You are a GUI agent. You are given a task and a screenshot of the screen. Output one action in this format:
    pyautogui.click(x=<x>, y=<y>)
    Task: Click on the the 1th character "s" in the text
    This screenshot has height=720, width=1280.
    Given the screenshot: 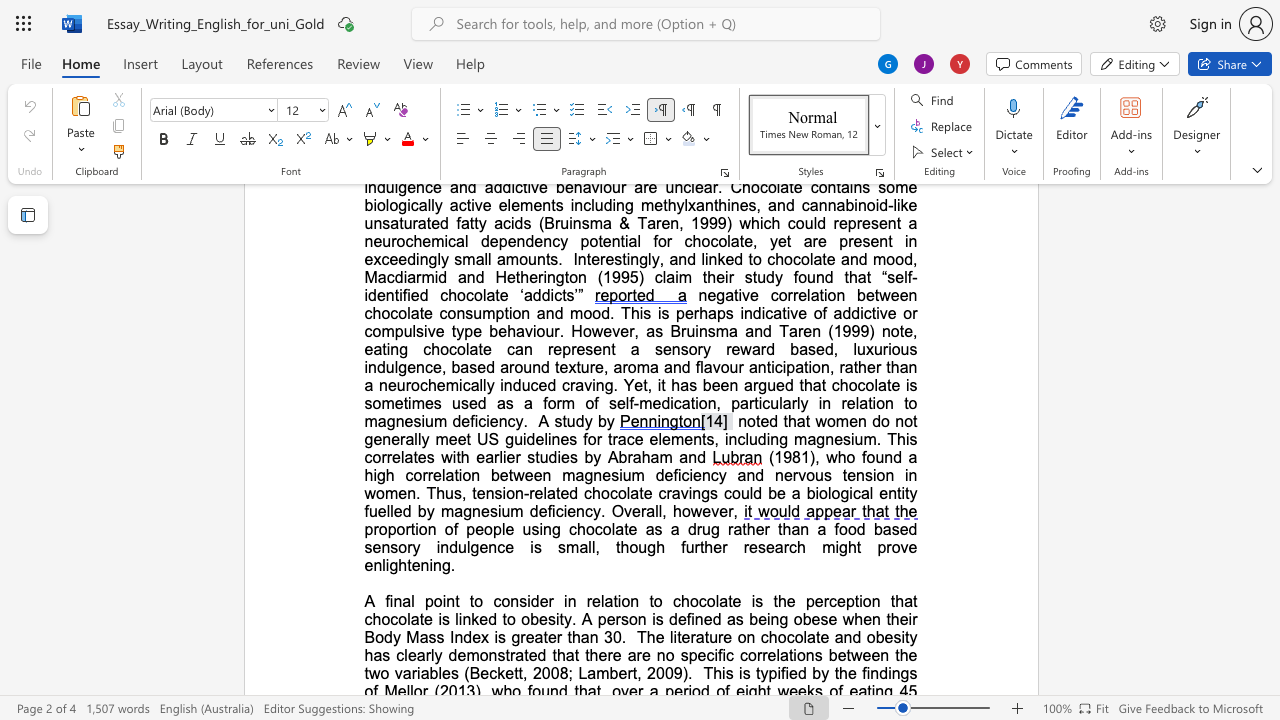 What is the action you would take?
    pyautogui.click(x=523, y=600)
    